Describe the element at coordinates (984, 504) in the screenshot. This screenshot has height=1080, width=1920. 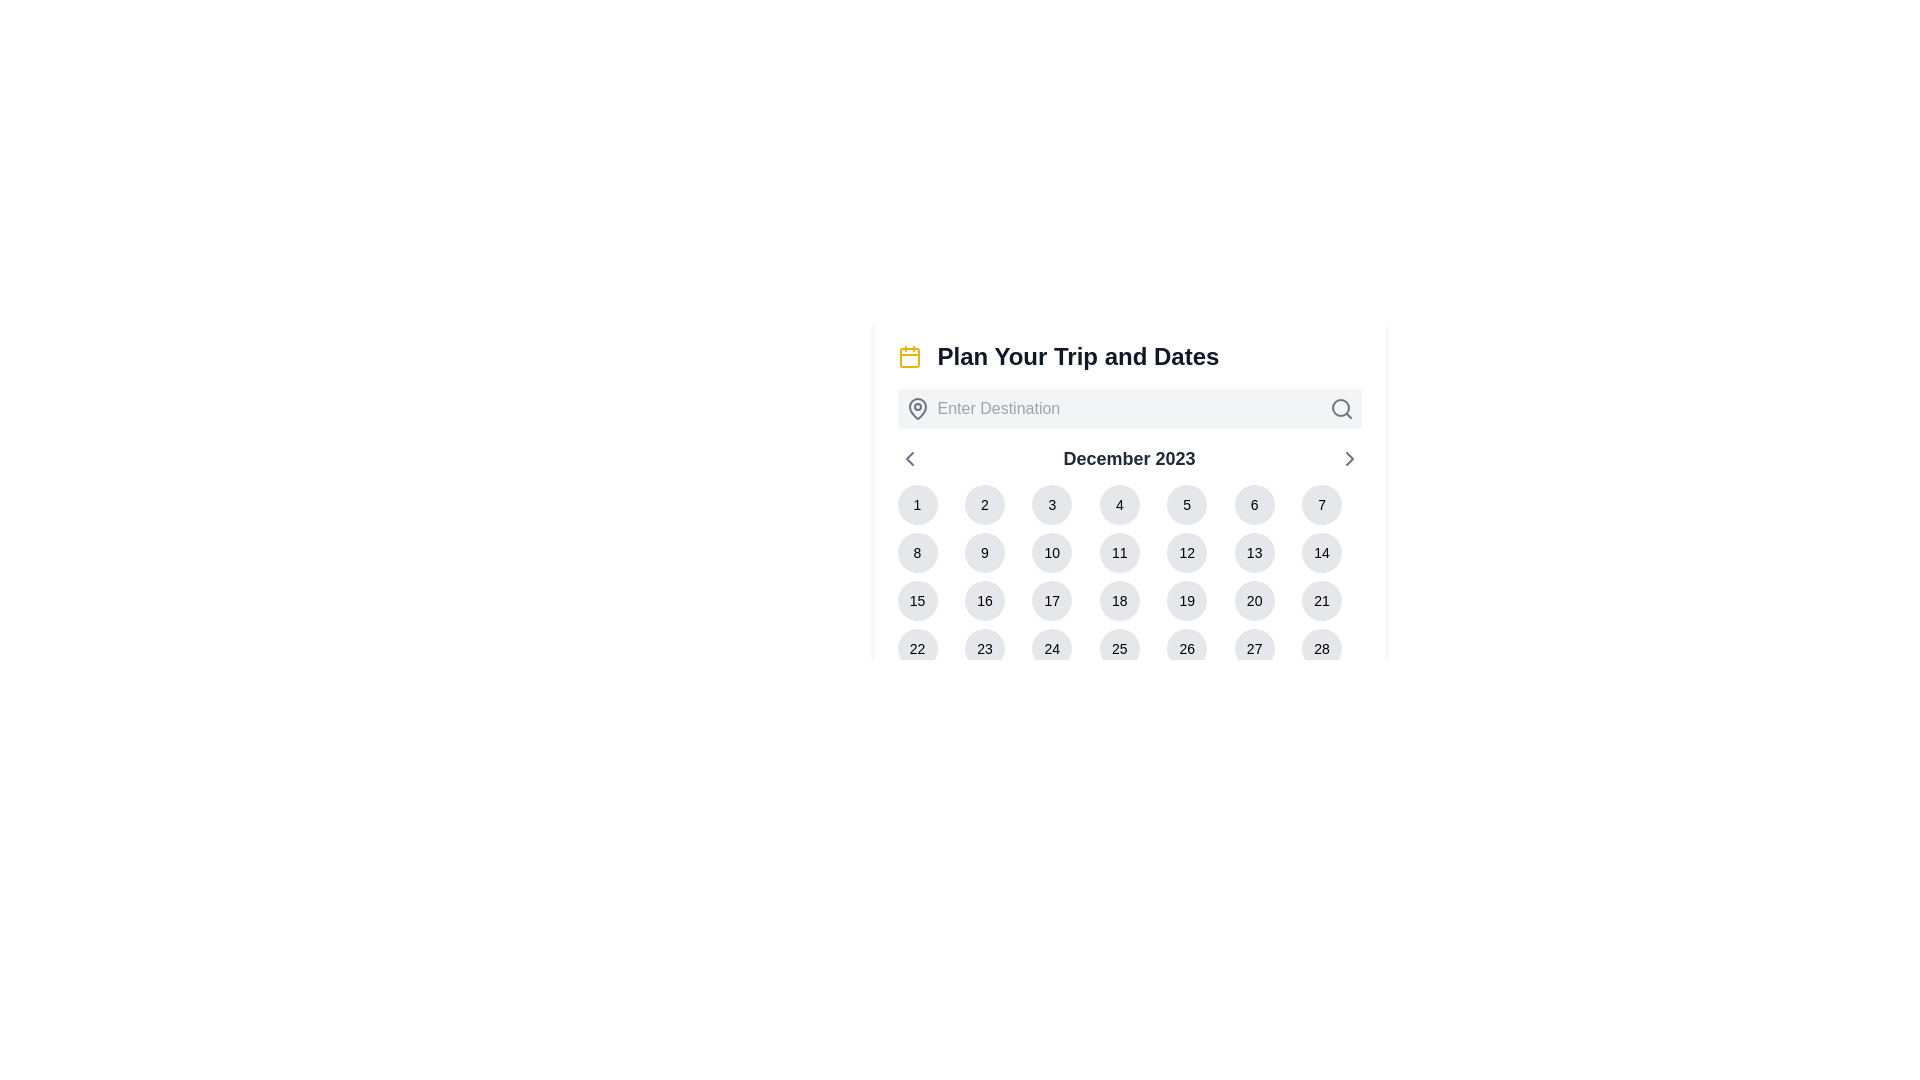
I see `the interactive button representing the date '2' within the calendar interface for interaction` at that location.